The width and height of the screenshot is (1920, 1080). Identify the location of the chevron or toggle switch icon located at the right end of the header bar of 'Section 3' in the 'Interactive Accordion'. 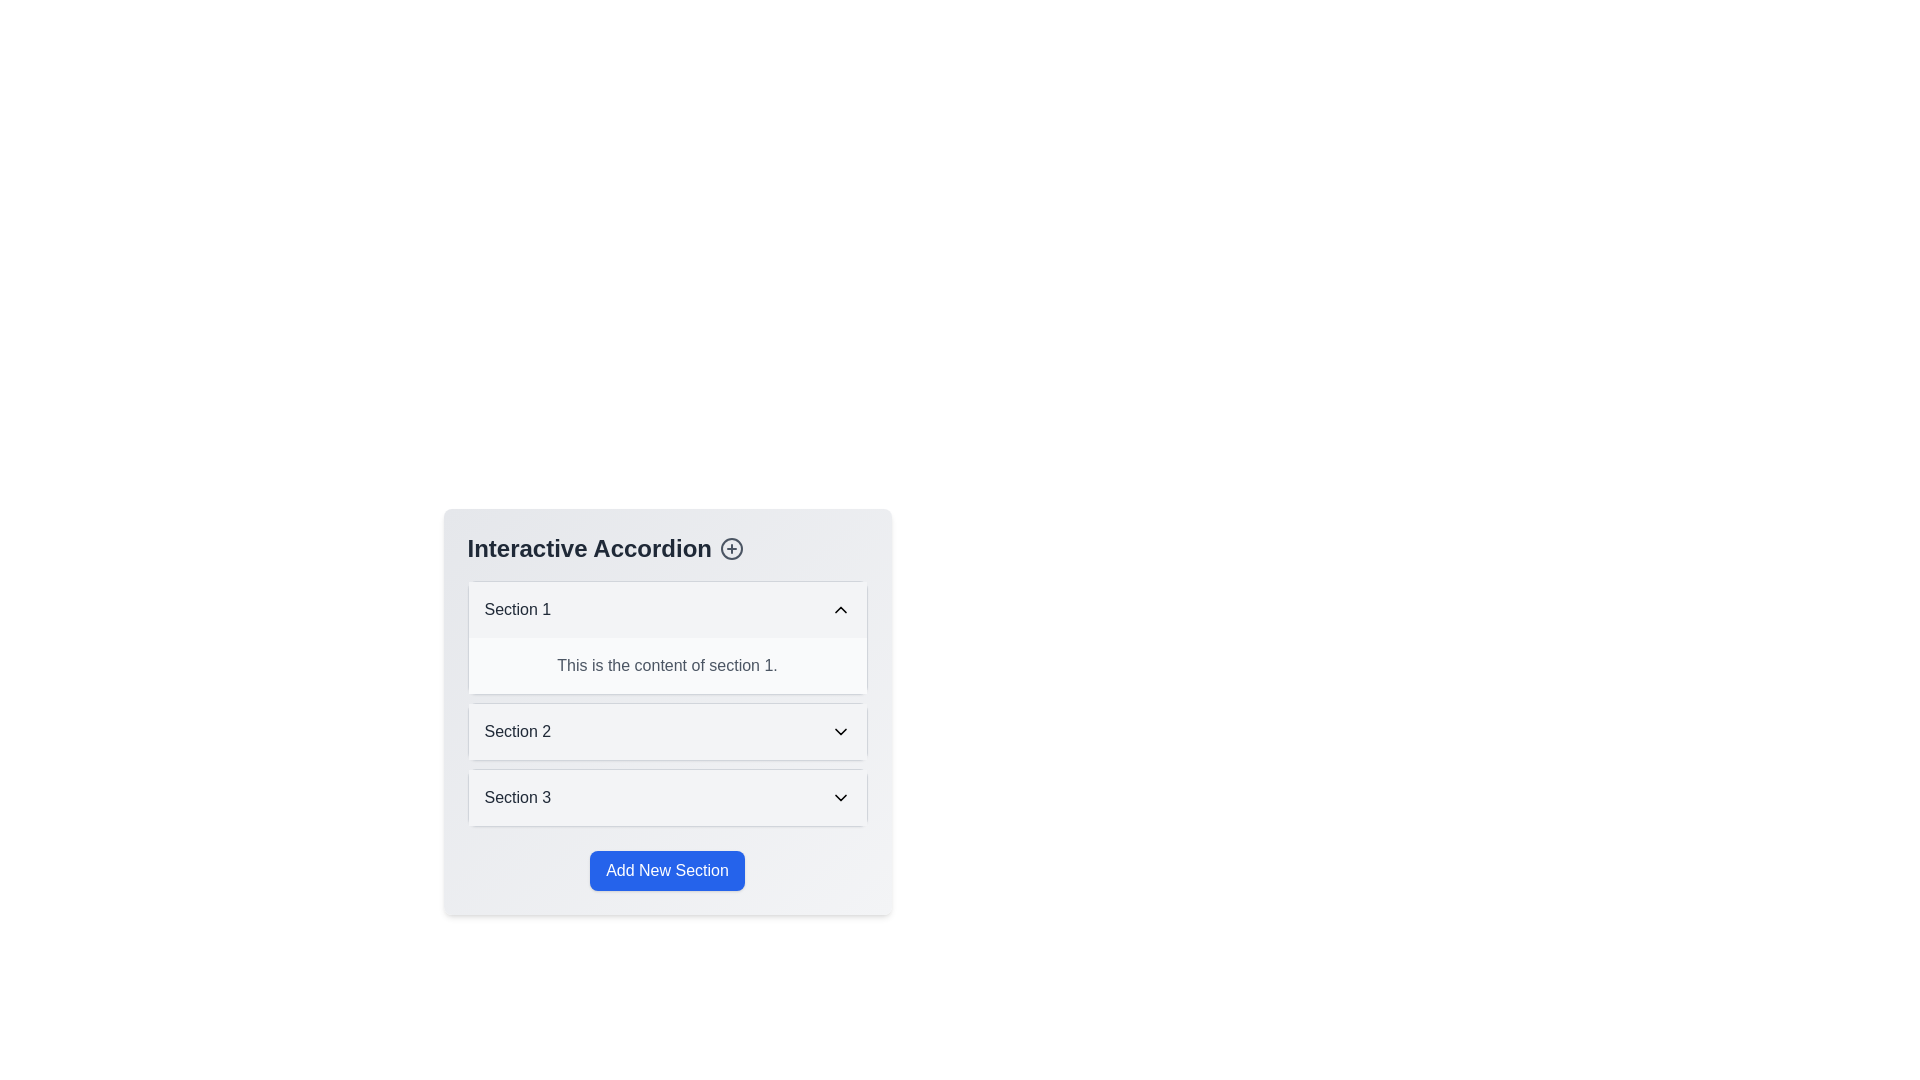
(840, 797).